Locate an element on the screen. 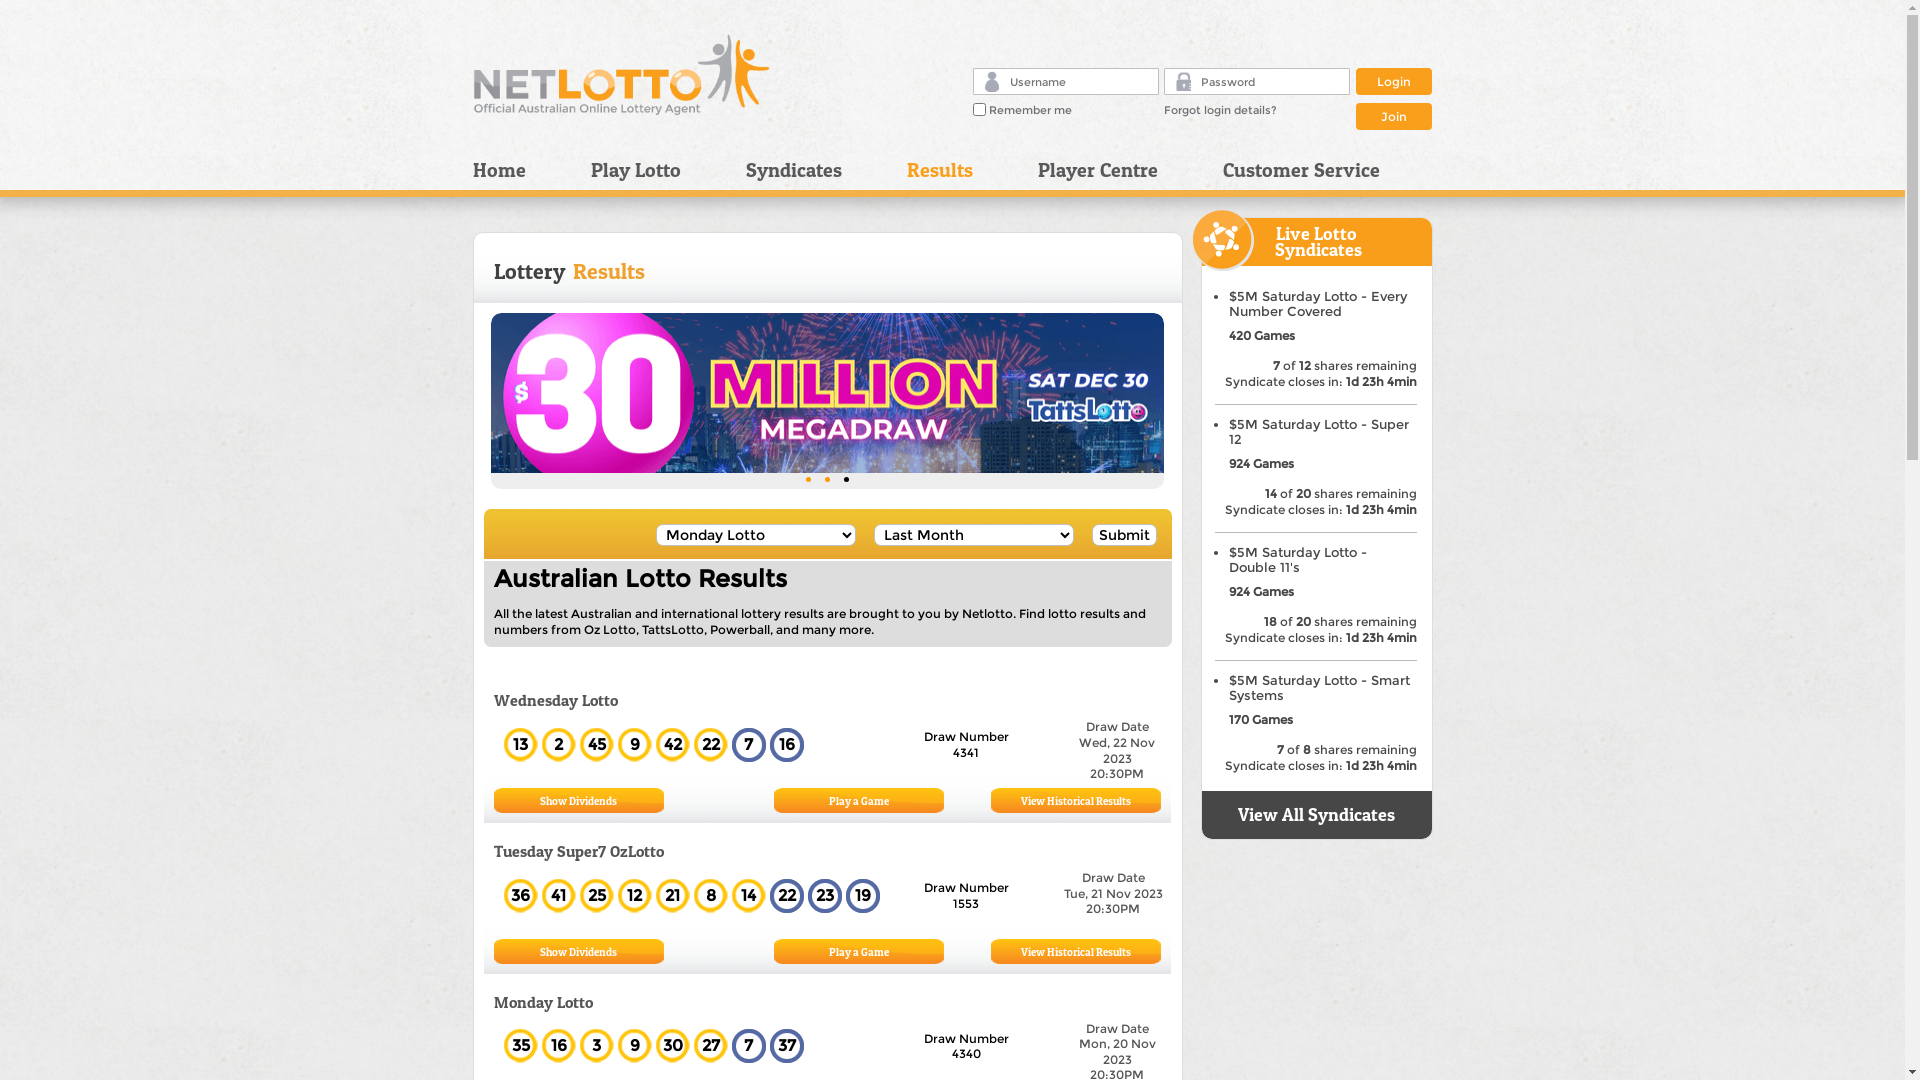 This screenshot has width=1920, height=1080. 'View Historical Results' is located at coordinates (1074, 799).